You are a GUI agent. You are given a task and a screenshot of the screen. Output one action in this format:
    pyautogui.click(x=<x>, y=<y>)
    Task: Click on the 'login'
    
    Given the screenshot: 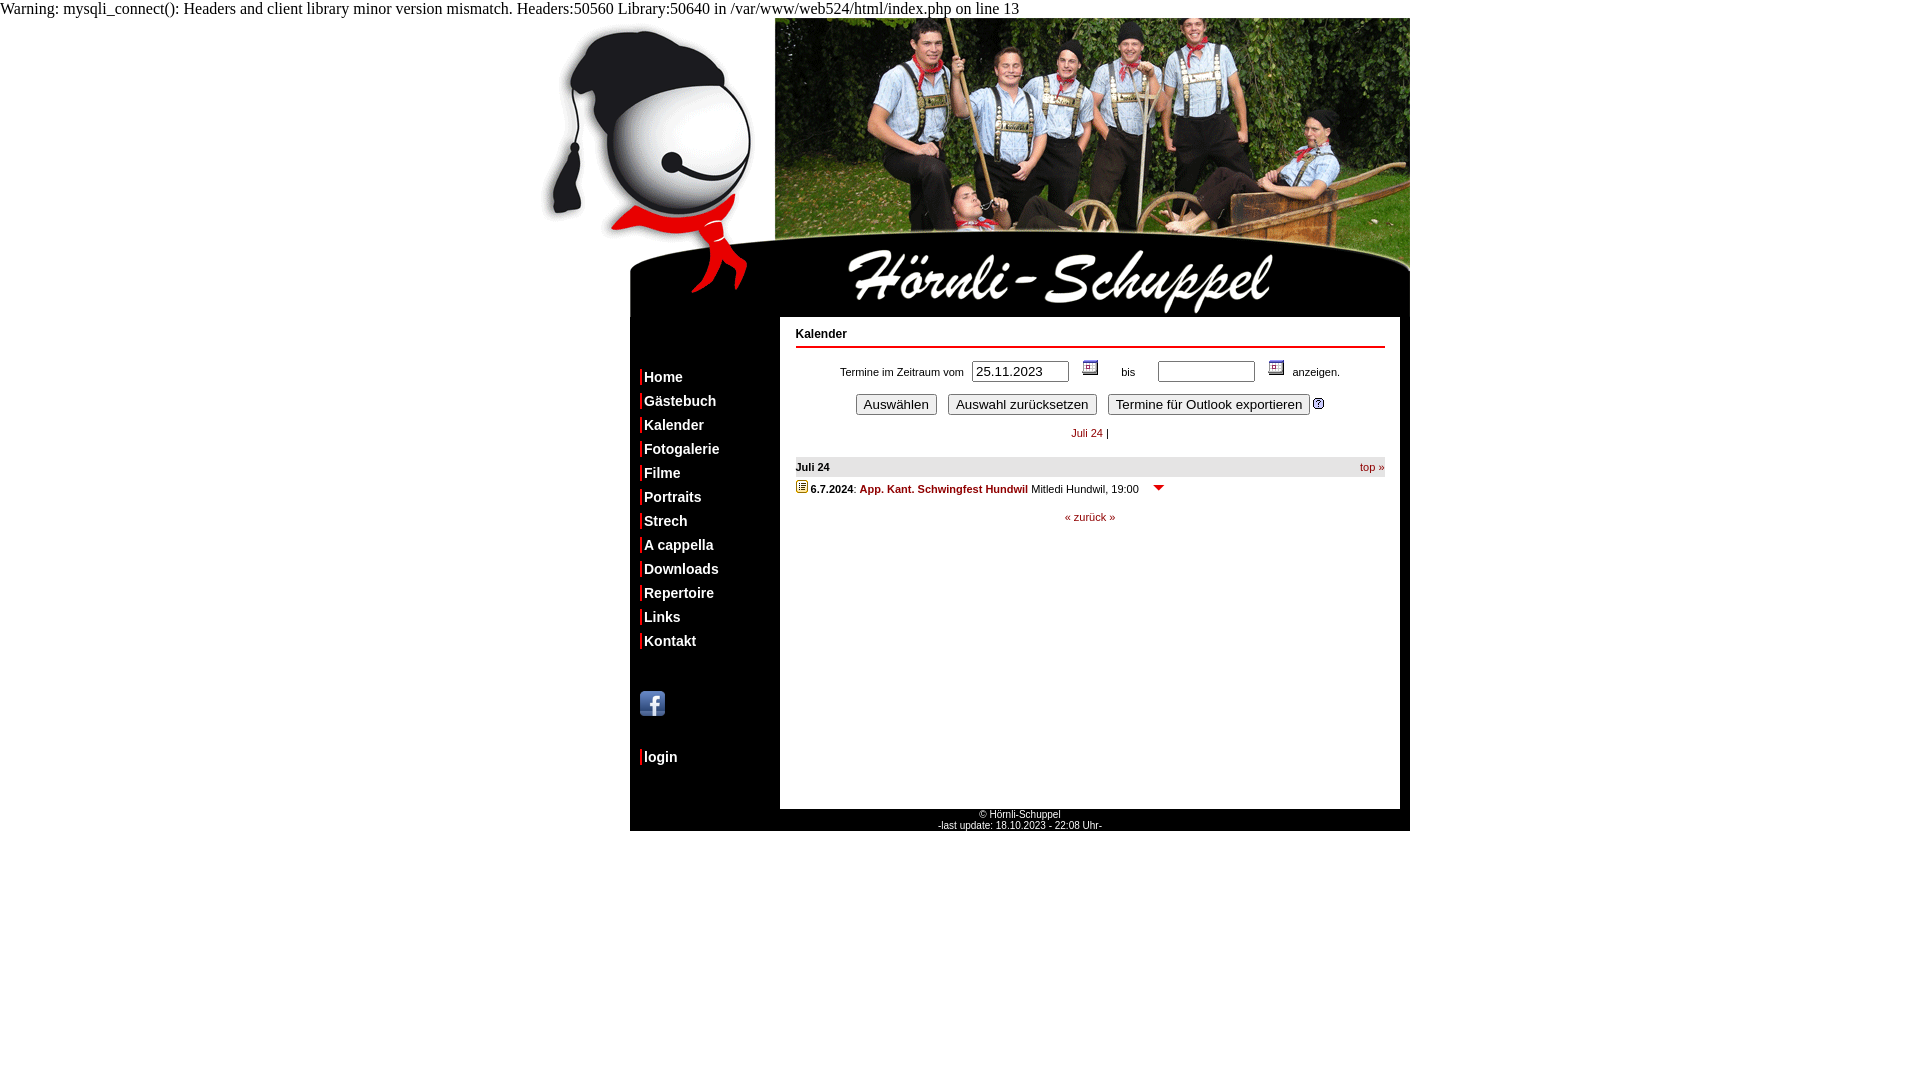 What is the action you would take?
    pyautogui.click(x=710, y=756)
    